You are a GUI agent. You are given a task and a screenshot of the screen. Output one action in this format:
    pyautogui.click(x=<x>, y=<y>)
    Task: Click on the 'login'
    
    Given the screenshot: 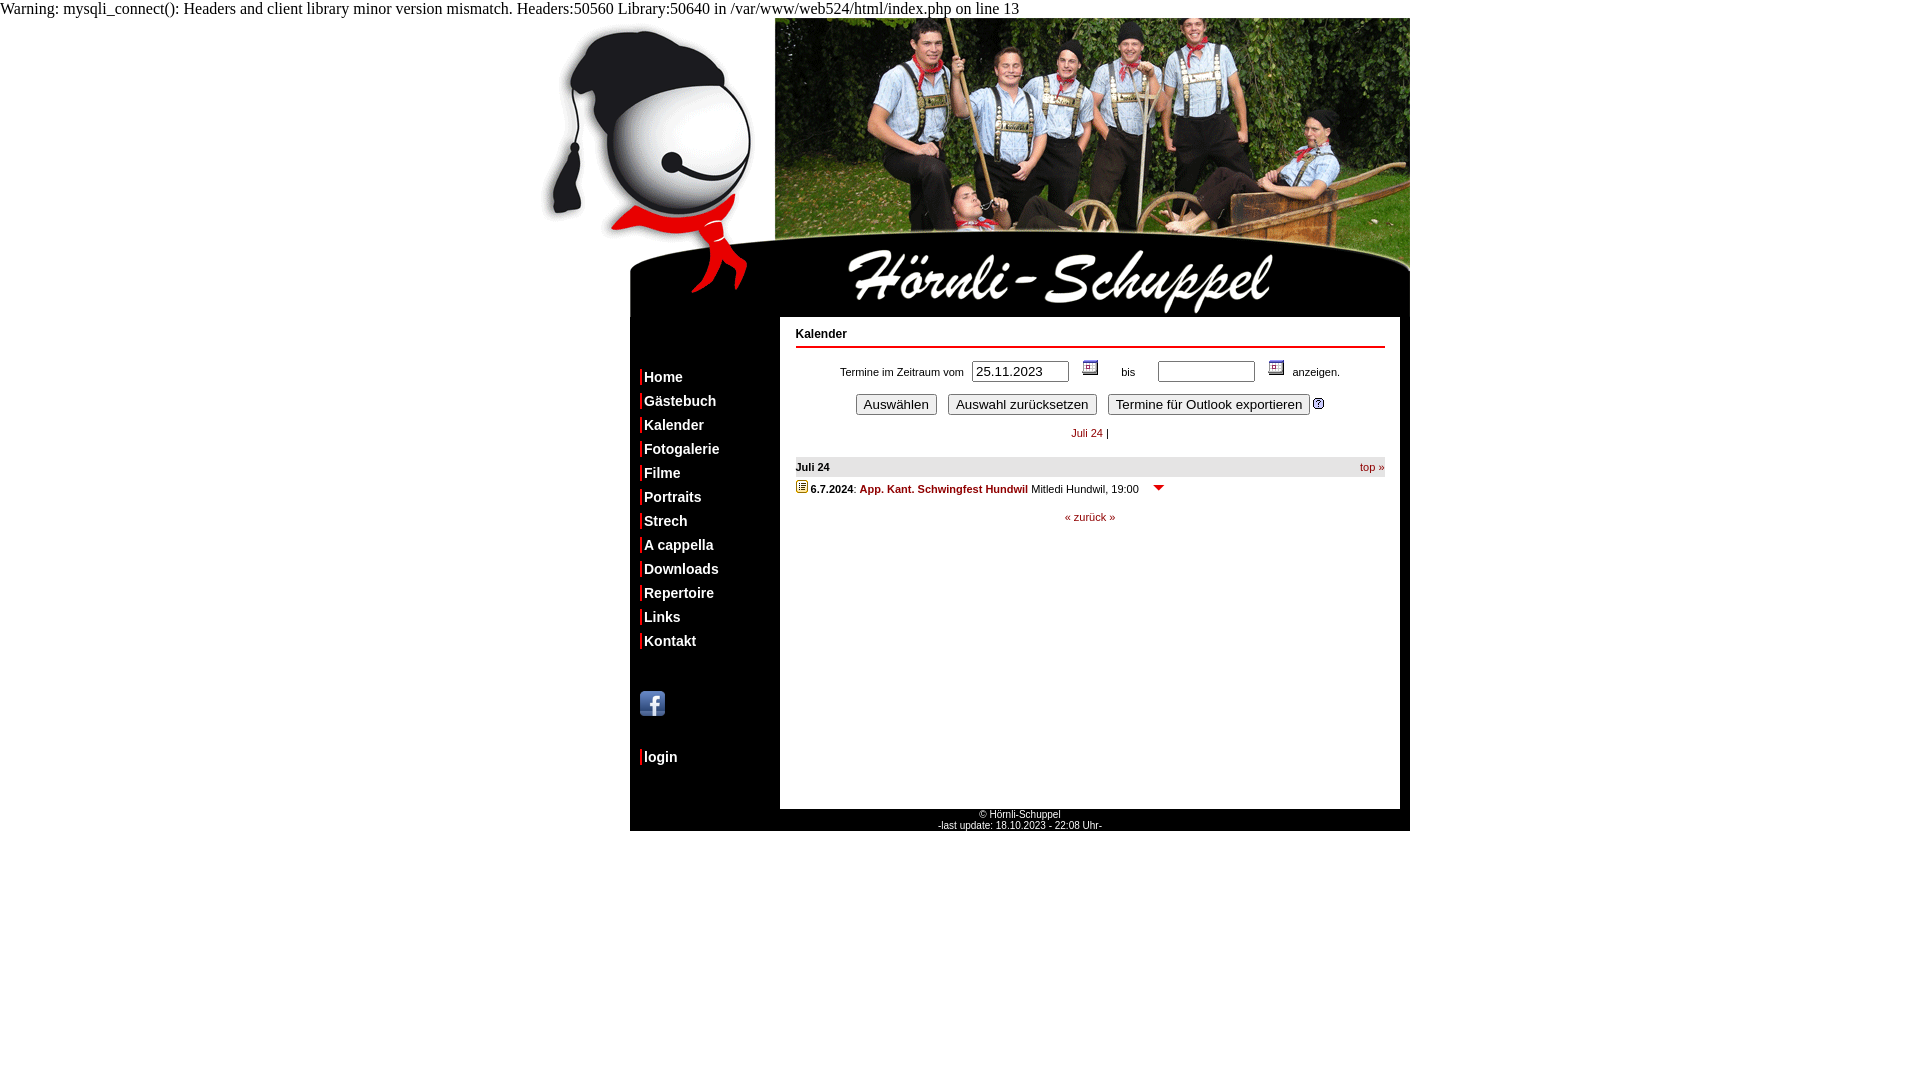 What is the action you would take?
    pyautogui.click(x=710, y=756)
    